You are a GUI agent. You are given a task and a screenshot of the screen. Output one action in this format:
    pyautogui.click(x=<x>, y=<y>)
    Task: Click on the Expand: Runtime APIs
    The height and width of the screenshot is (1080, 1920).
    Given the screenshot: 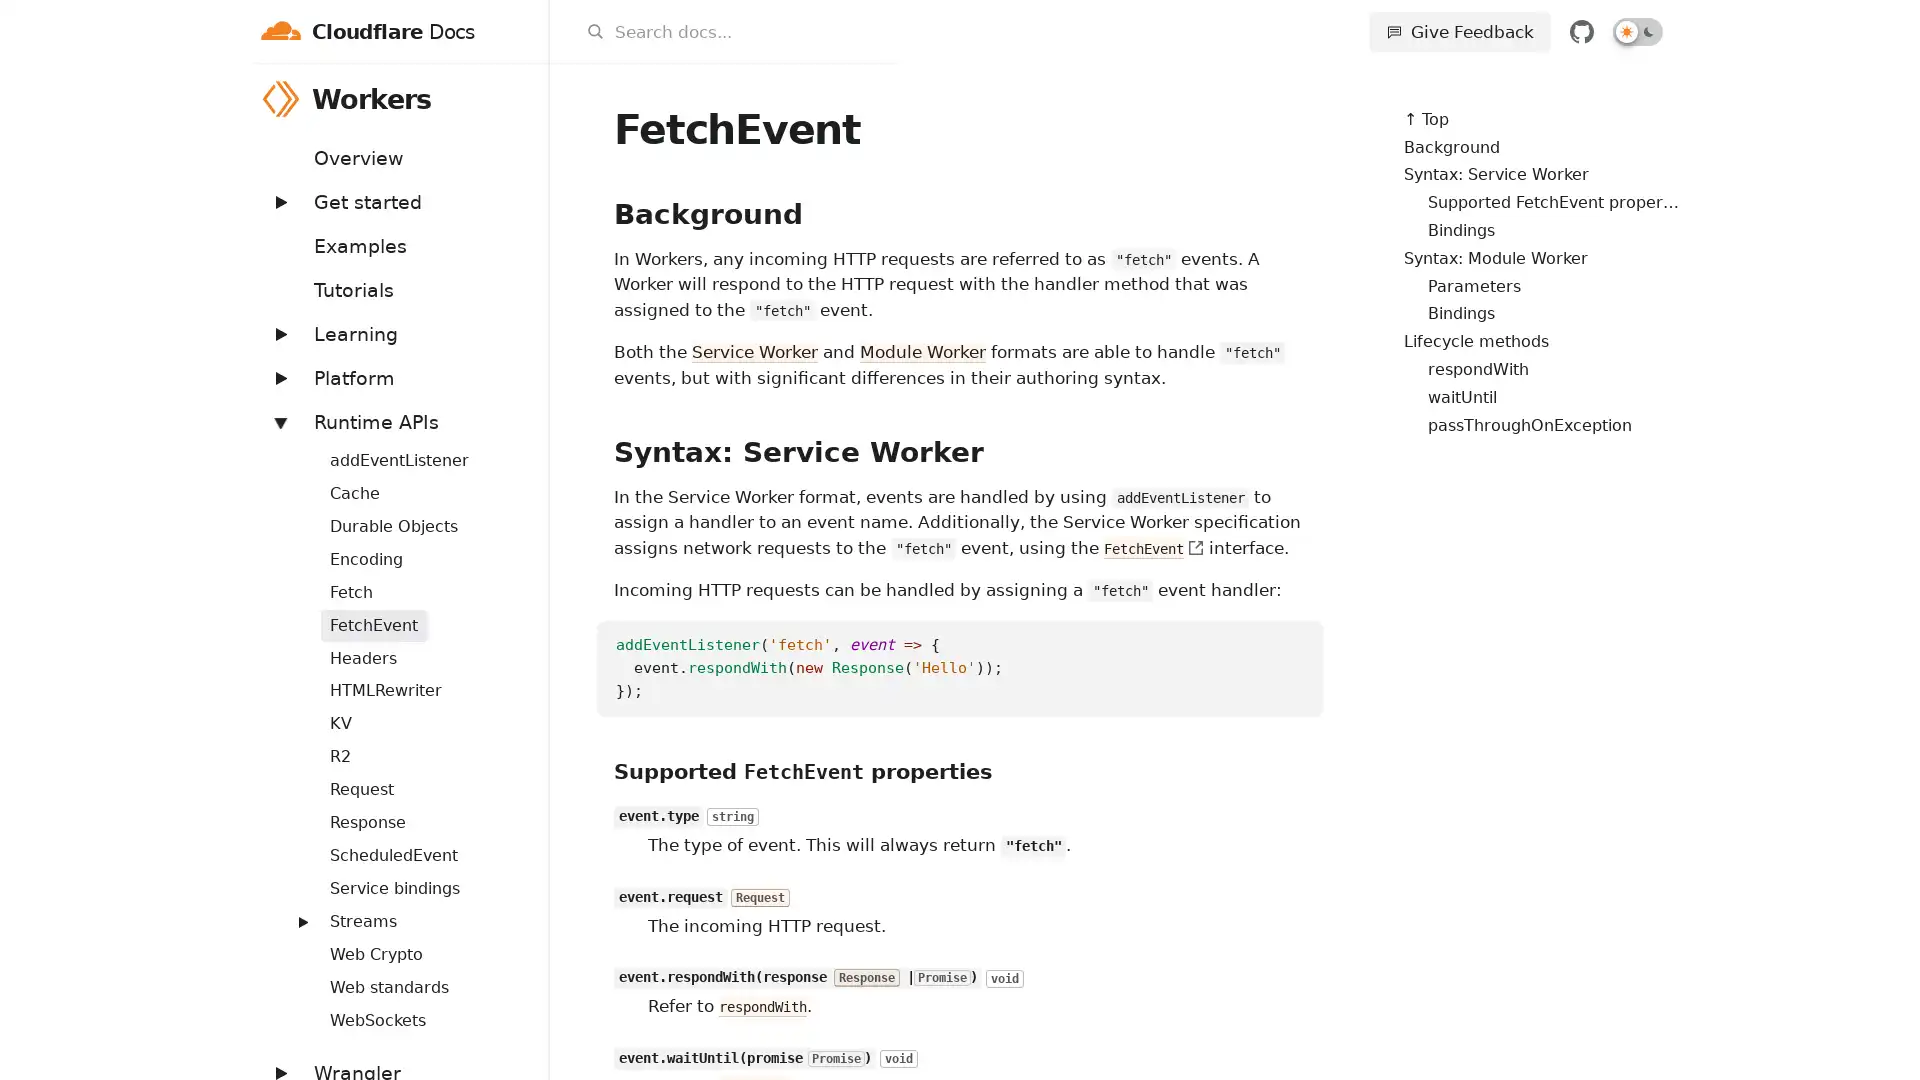 What is the action you would take?
    pyautogui.click(x=278, y=420)
    